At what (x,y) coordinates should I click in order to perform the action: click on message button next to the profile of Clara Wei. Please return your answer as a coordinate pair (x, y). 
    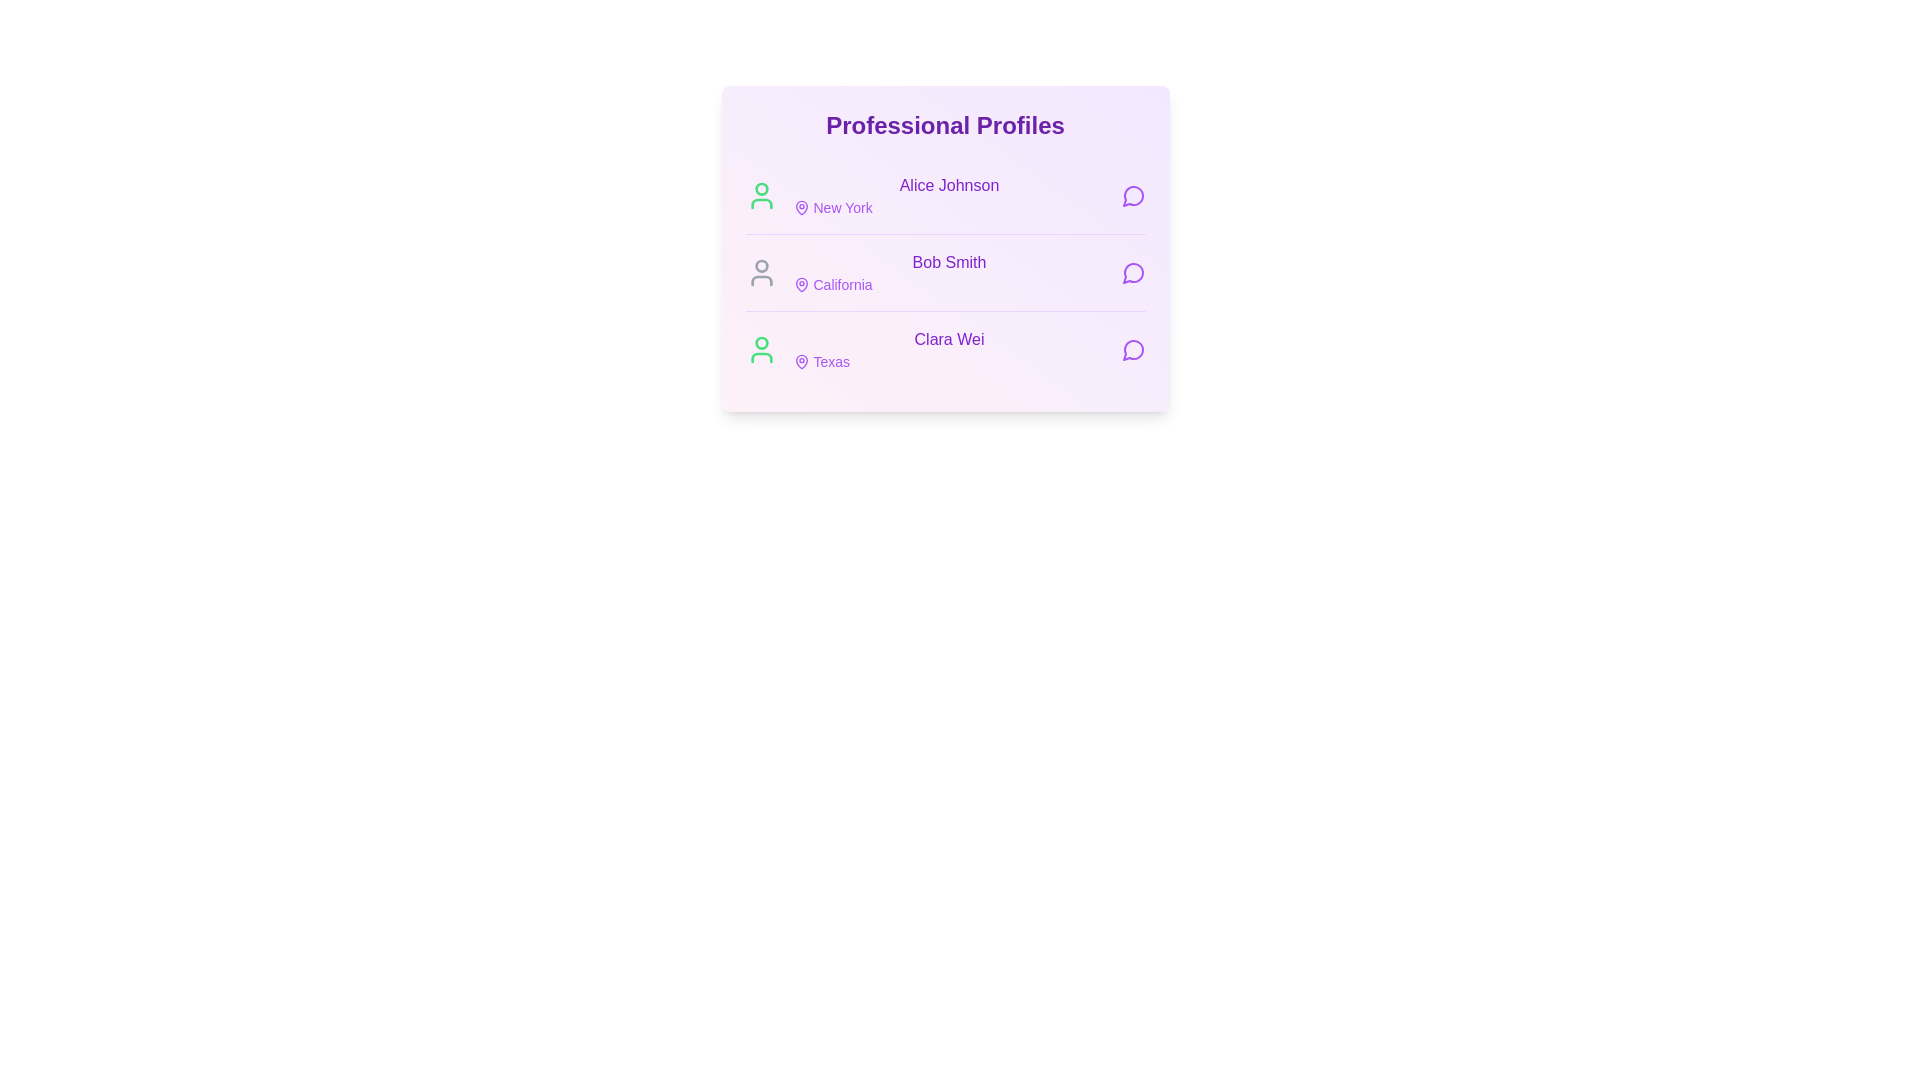
    Looking at the image, I should click on (1133, 349).